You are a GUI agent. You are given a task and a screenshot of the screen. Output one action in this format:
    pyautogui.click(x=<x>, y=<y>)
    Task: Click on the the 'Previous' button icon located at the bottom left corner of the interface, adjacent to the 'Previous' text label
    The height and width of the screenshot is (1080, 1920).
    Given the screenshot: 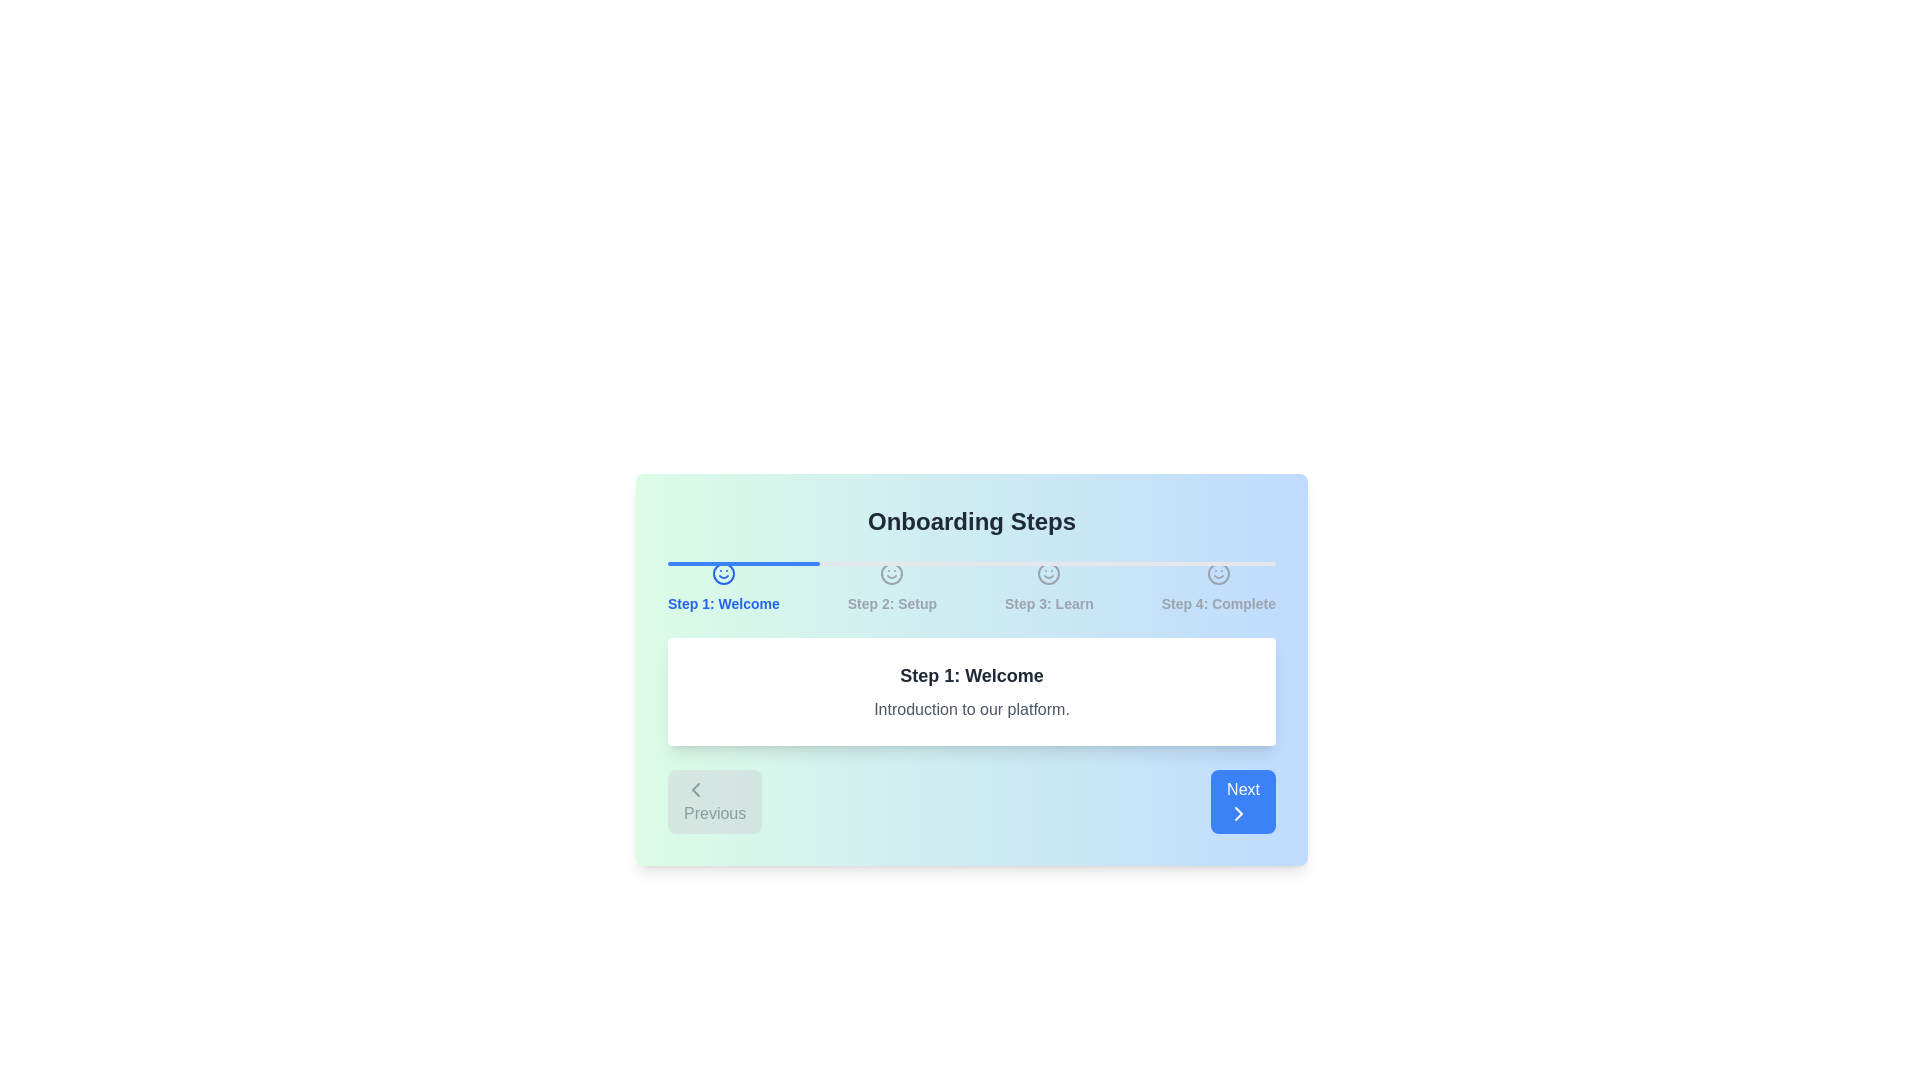 What is the action you would take?
    pyautogui.click(x=696, y=789)
    